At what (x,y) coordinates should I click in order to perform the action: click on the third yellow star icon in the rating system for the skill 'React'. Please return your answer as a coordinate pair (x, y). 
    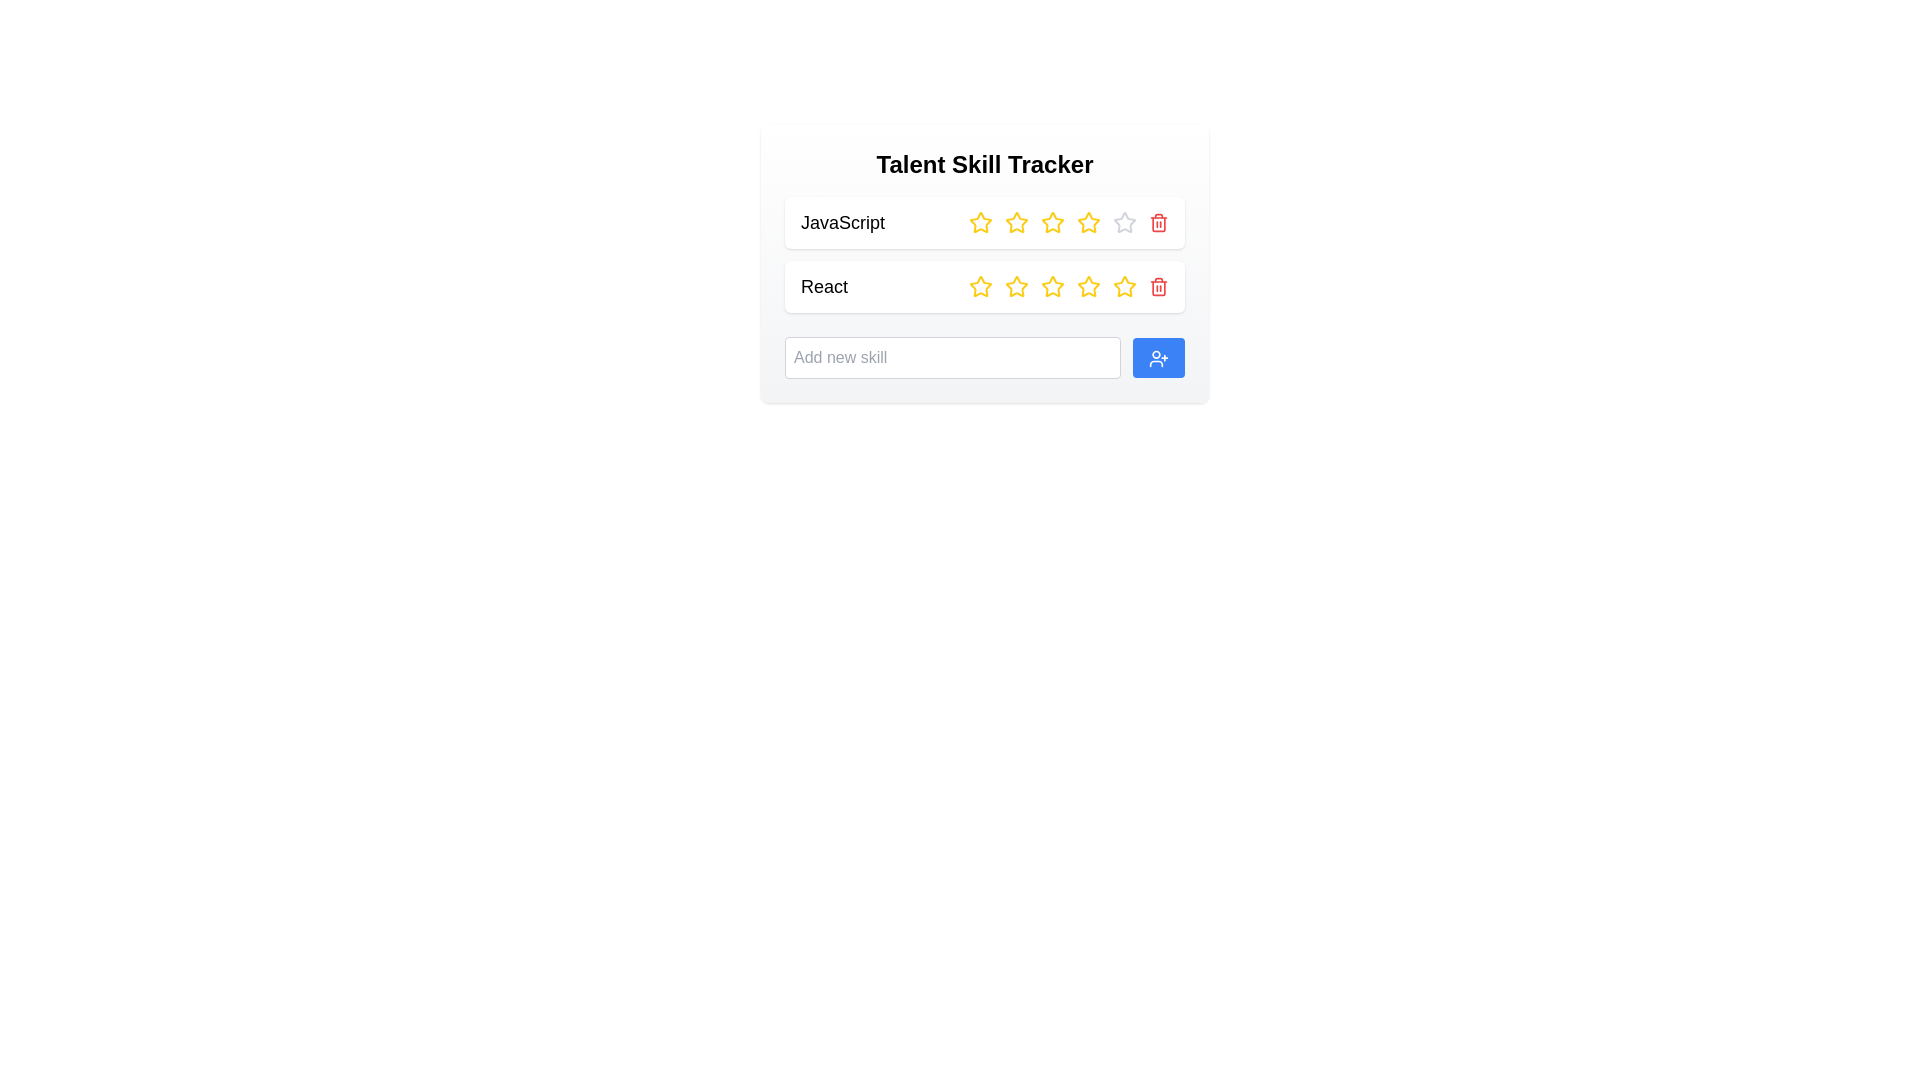
    Looking at the image, I should click on (1017, 286).